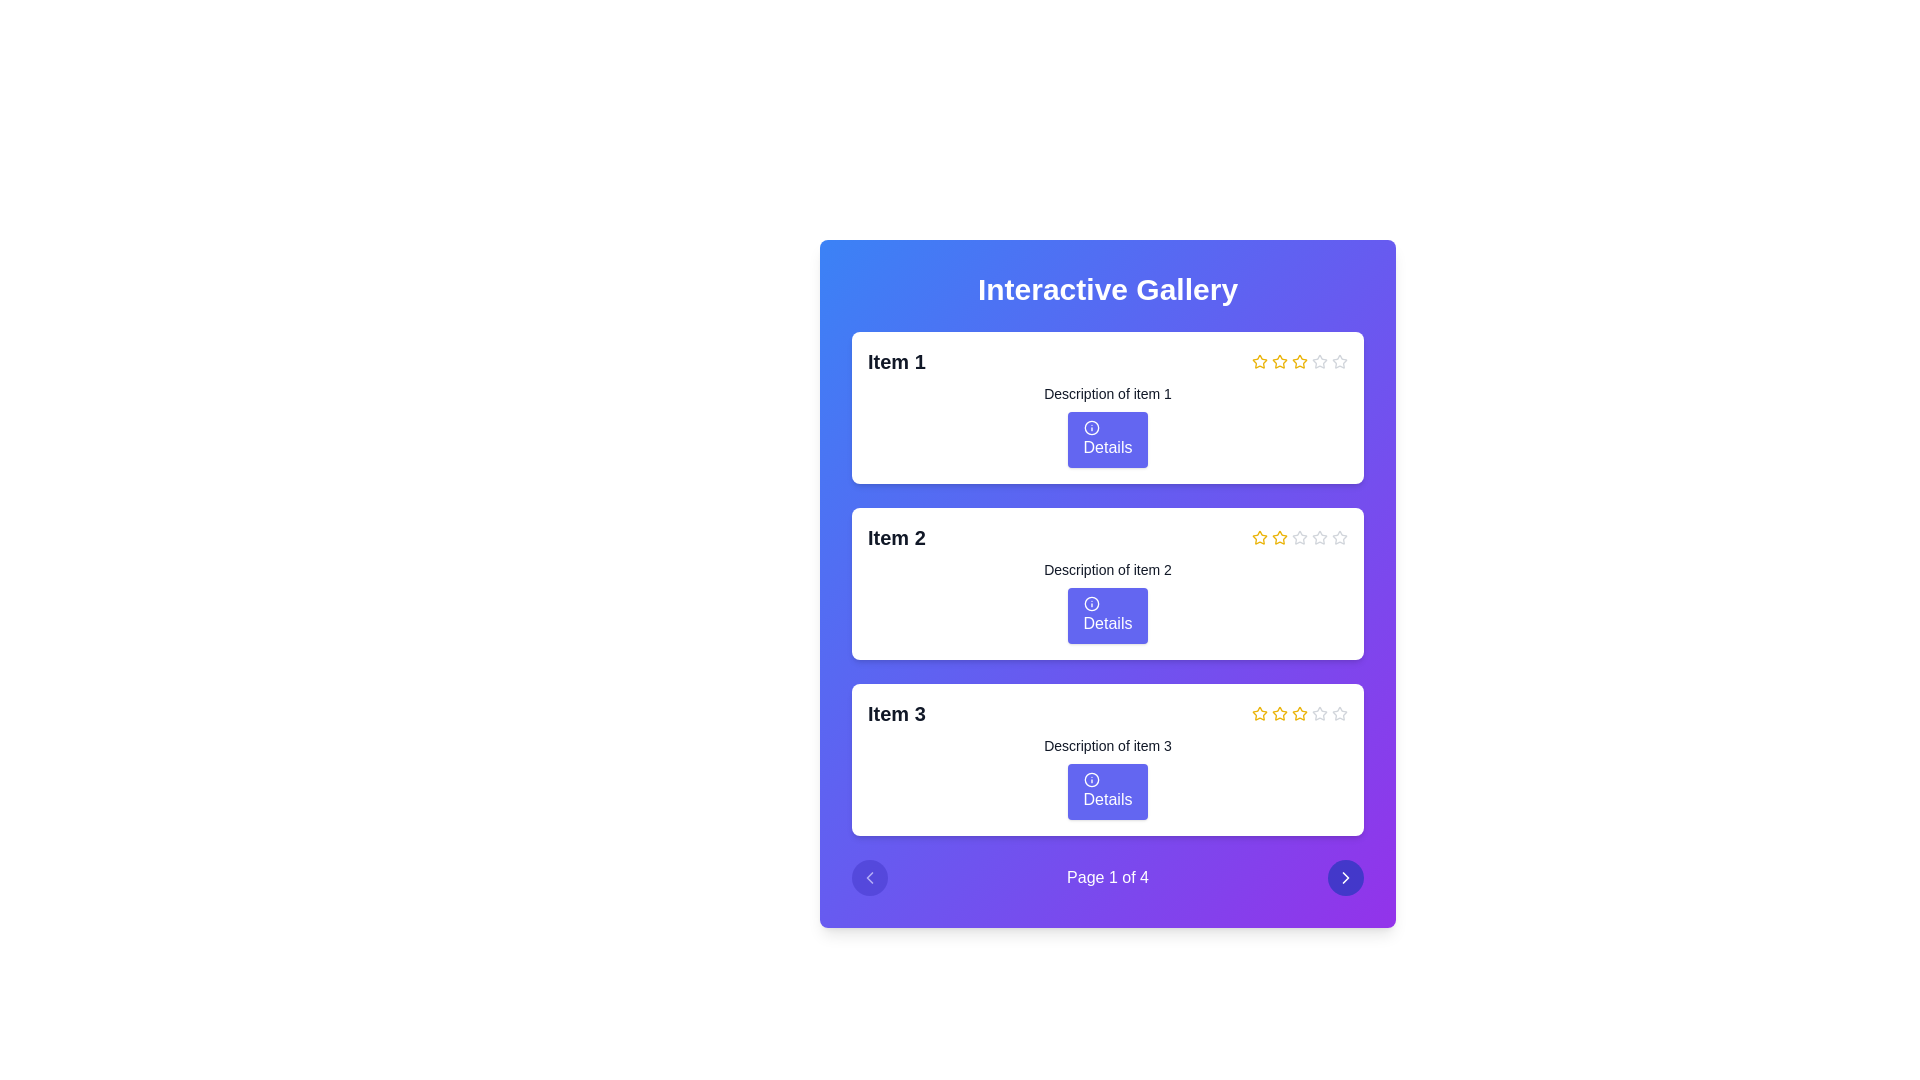 The image size is (1920, 1080). Describe the element at coordinates (1107, 570) in the screenshot. I see `text of the label displaying 'Description of item 2', which is located below the 'Item 2' heading and above the 'Details' button` at that location.